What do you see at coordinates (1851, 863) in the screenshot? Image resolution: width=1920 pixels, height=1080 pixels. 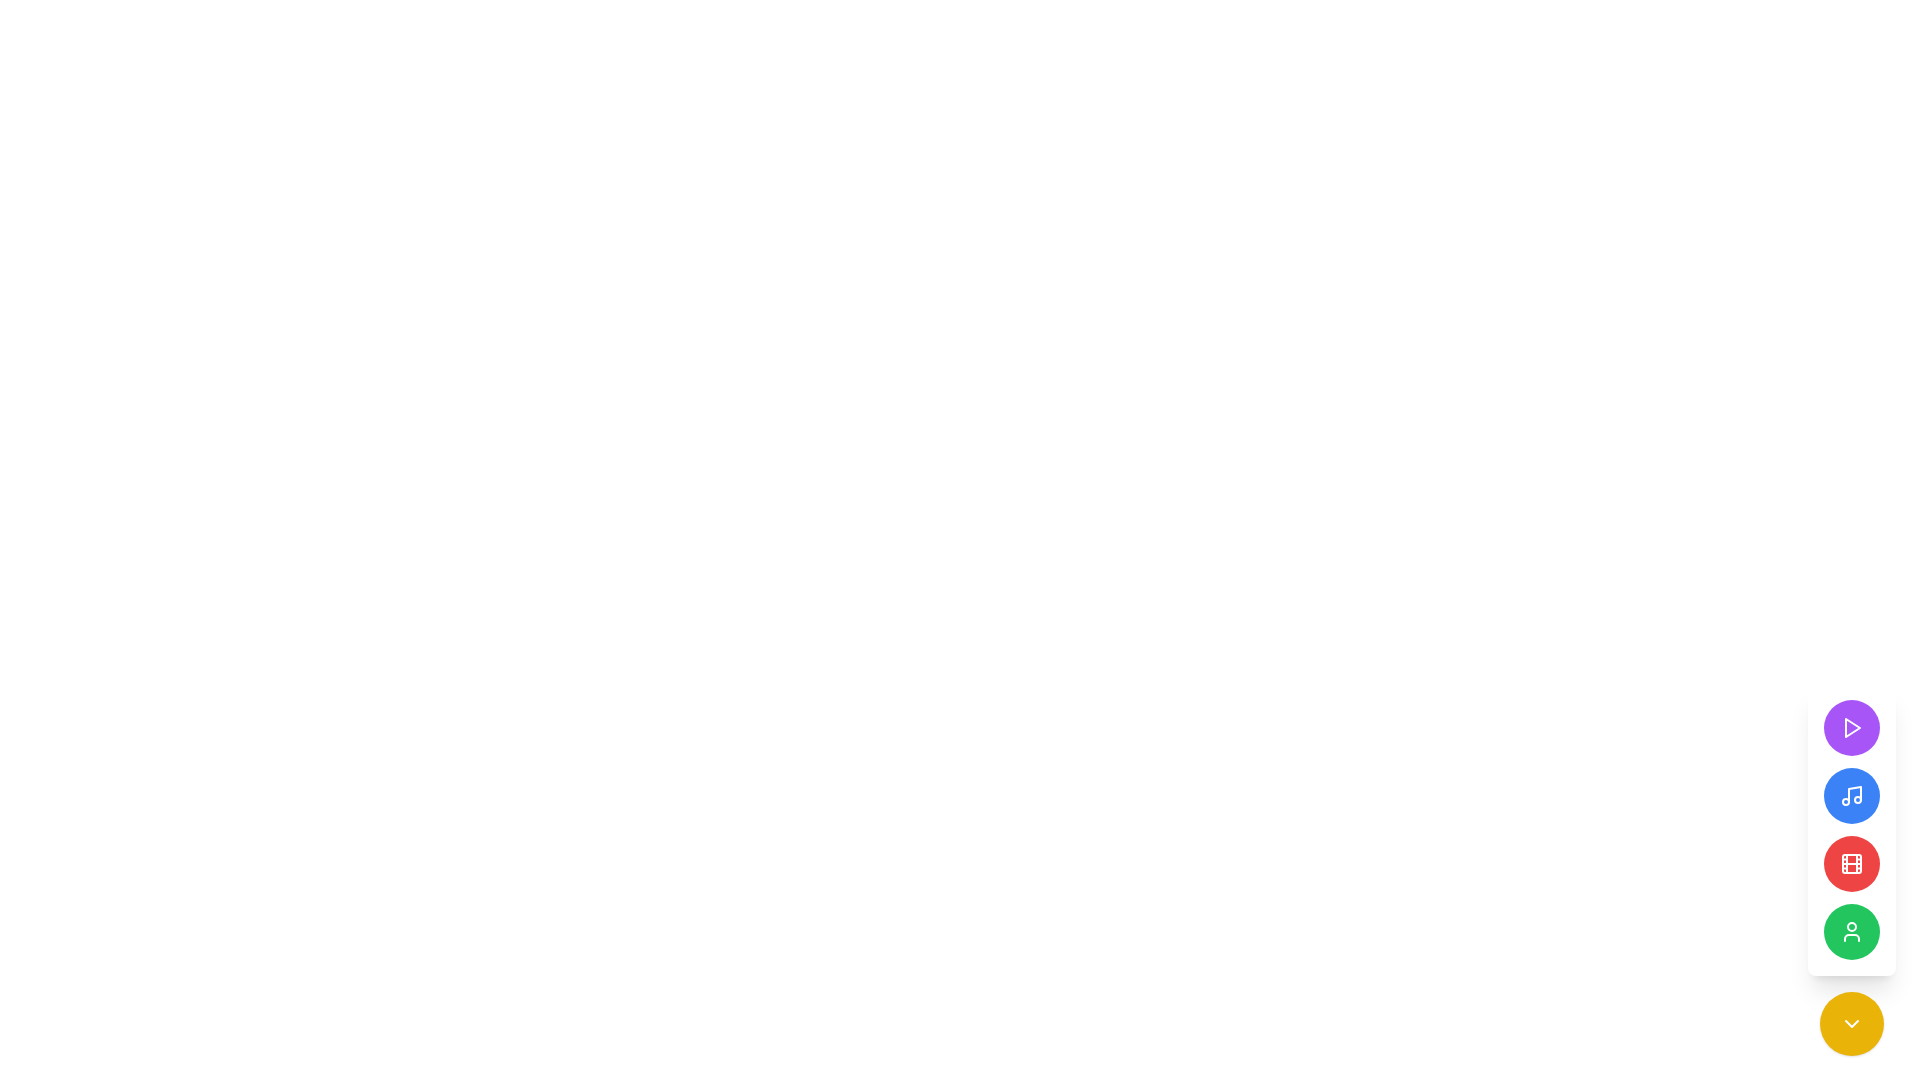 I see `the third button in the vertical stack of circular buttons, which has a film-reel icon` at bounding box center [1851, 863].